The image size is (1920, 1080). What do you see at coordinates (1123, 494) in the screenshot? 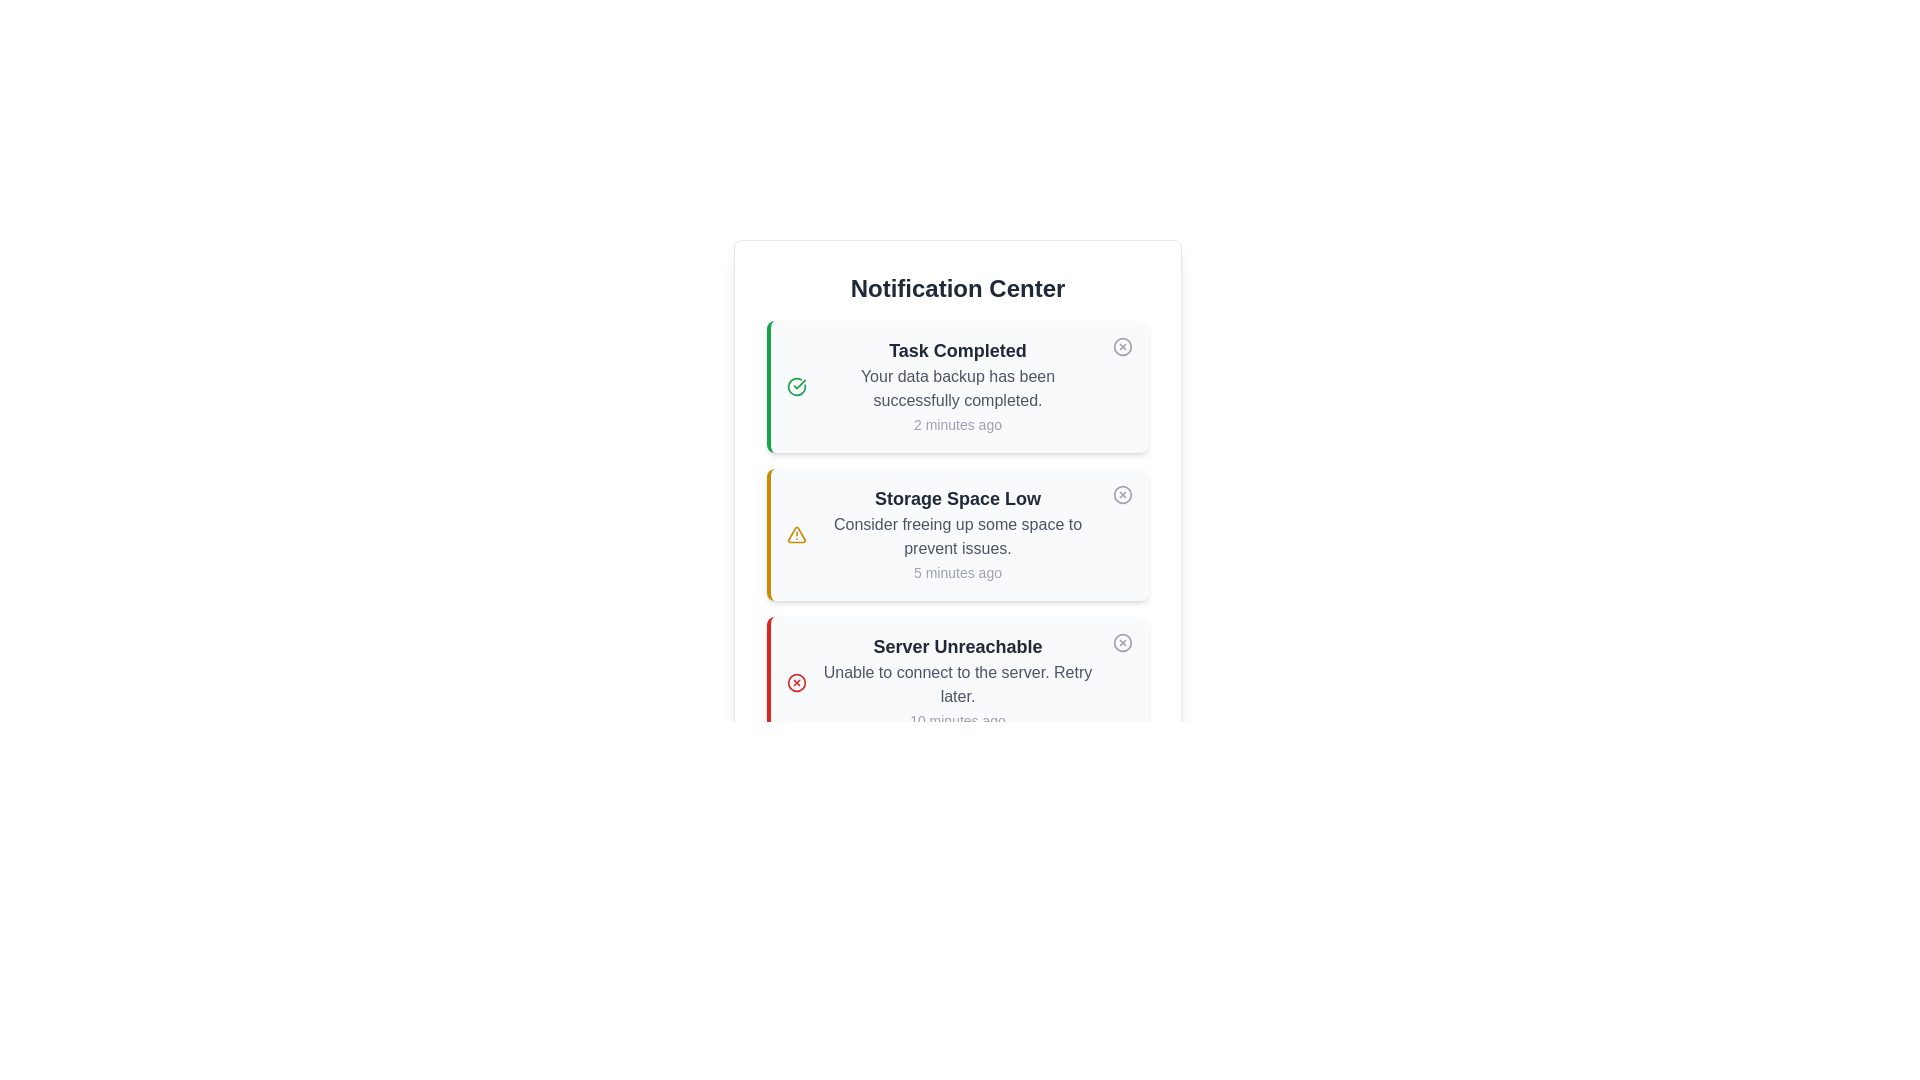
I see `the circular icon representing the geometric design in the 'Storage Space Low' notification card located in the middle of the notification list` at bounding box center [1123, 494].